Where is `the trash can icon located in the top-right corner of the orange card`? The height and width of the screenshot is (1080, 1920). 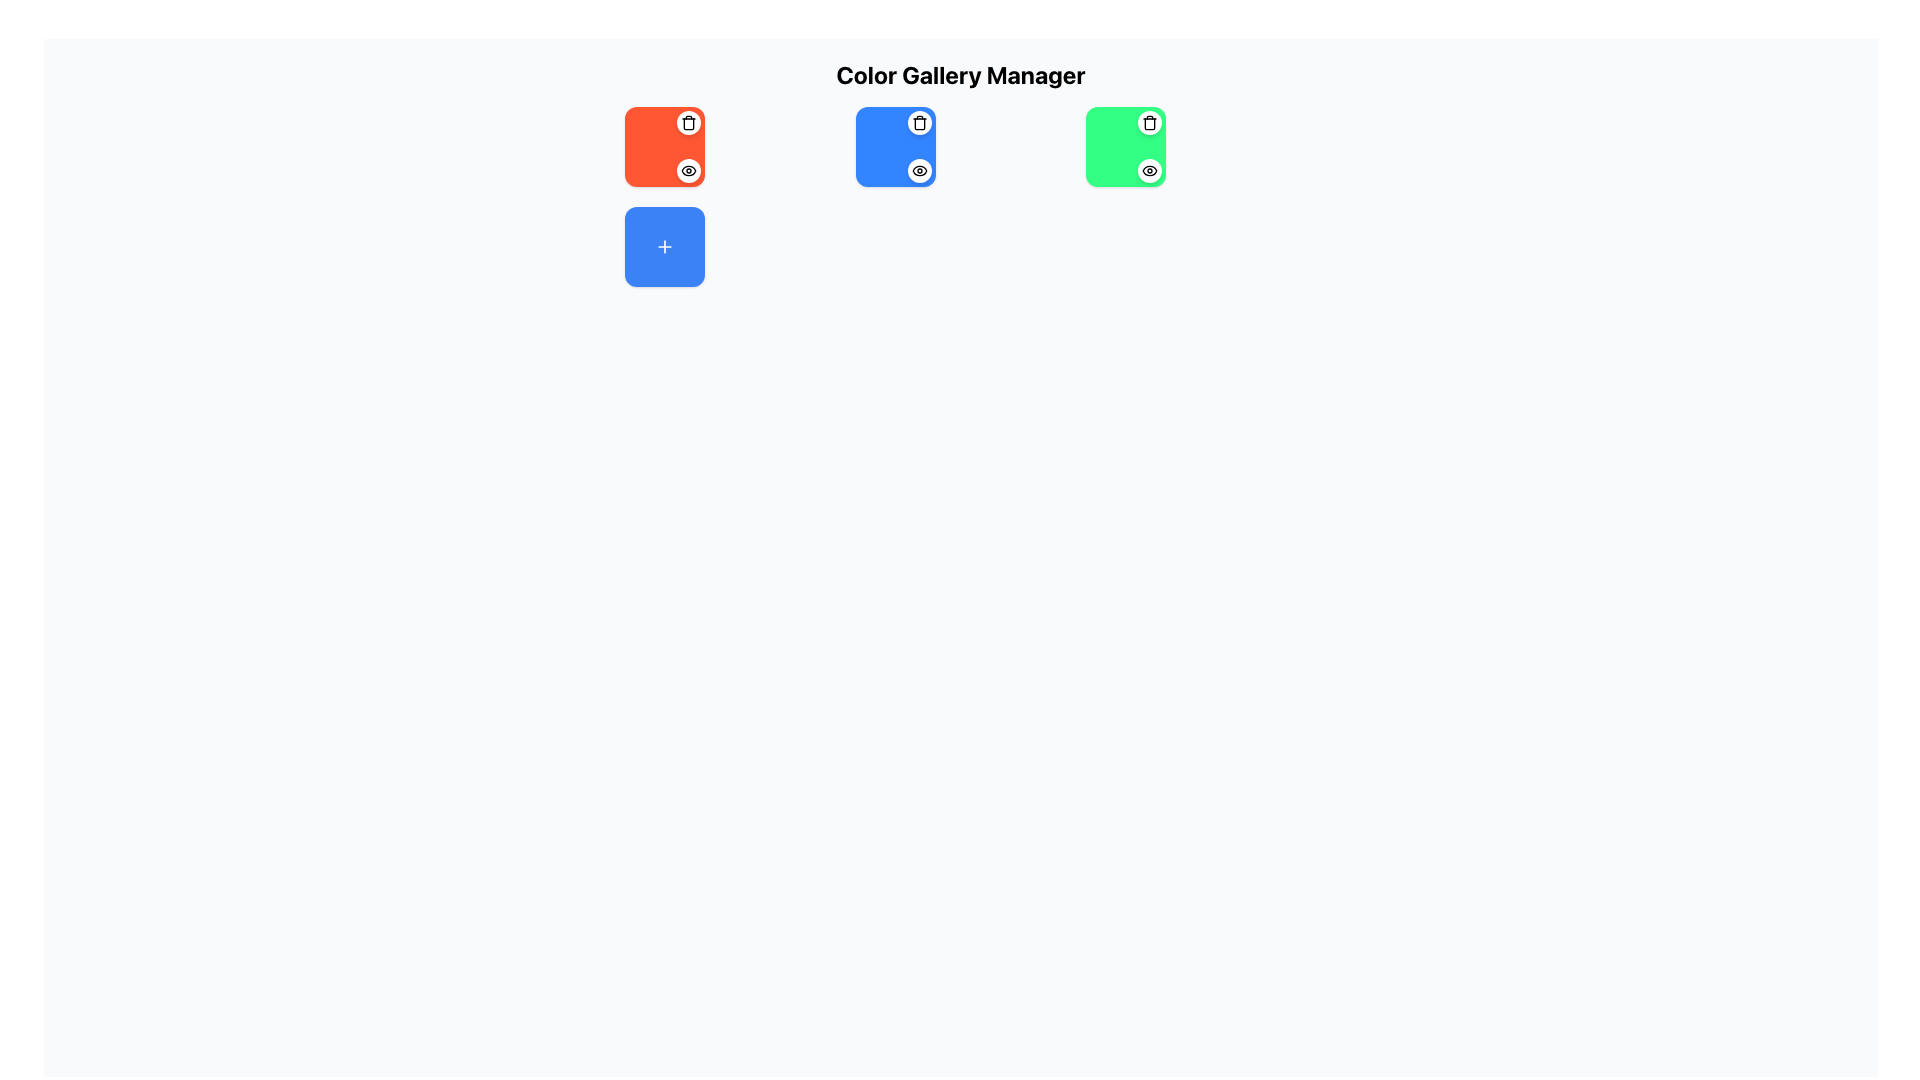
the trash can icon located in the top-right corner of the orange card is located at coordinates (689, 123).